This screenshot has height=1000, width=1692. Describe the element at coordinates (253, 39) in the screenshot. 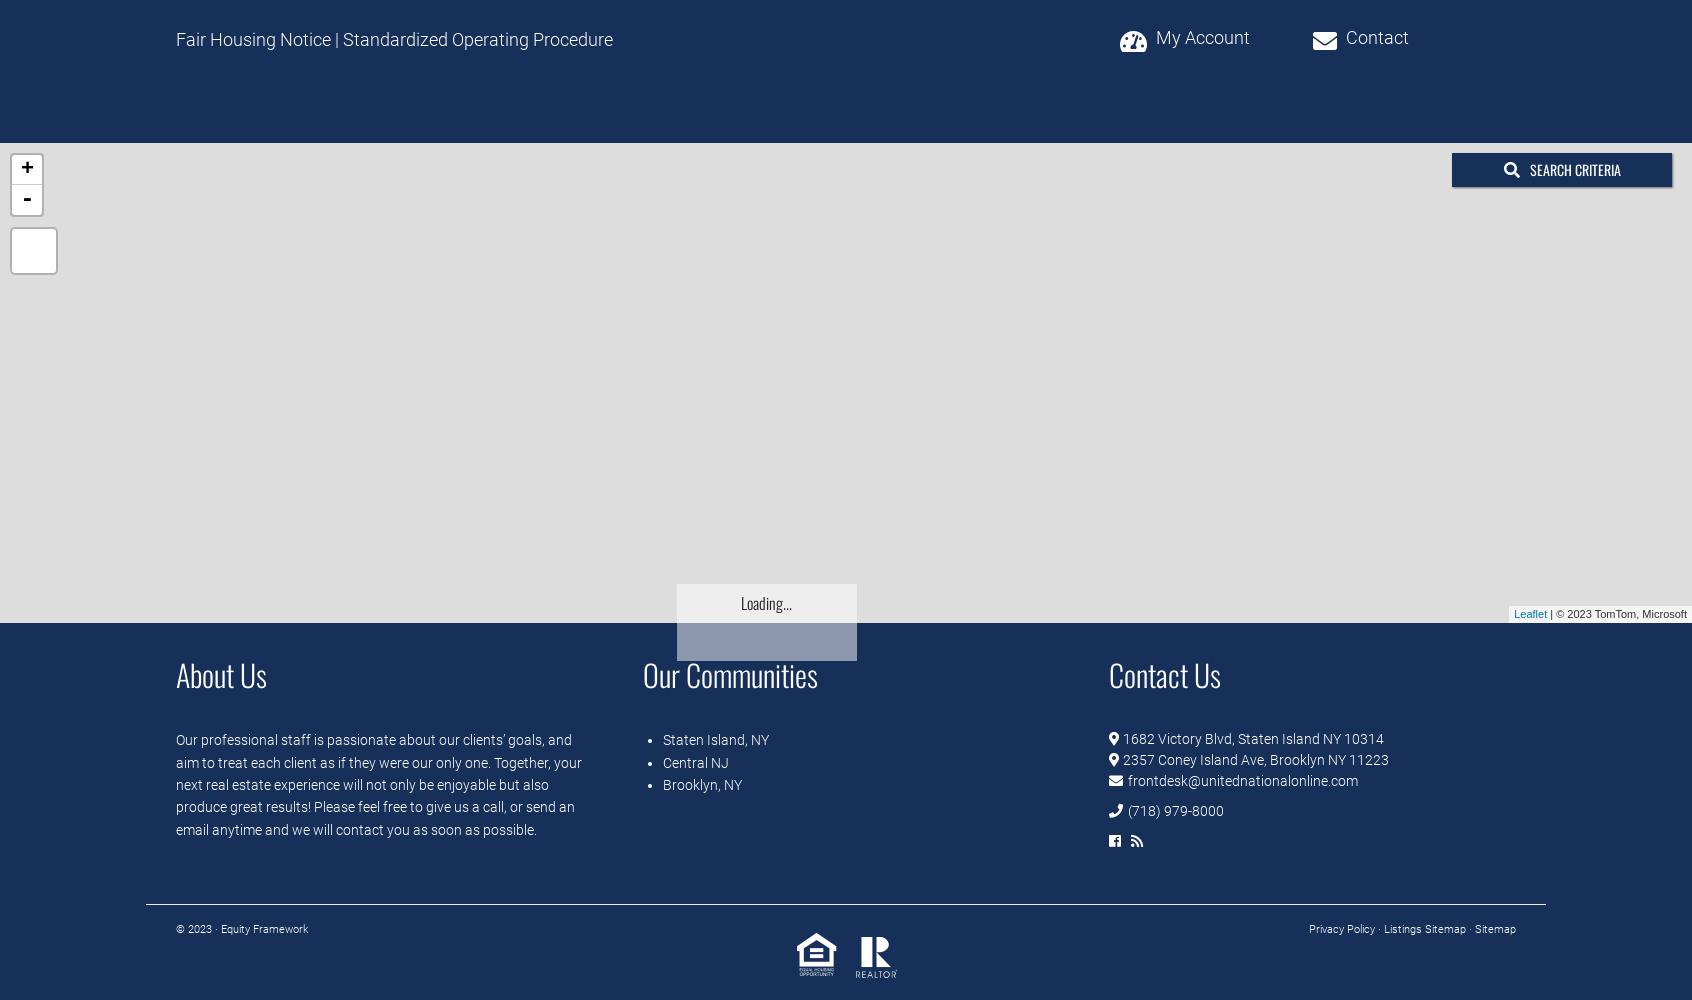

I see `'Fair Housing Notice'` at that location.